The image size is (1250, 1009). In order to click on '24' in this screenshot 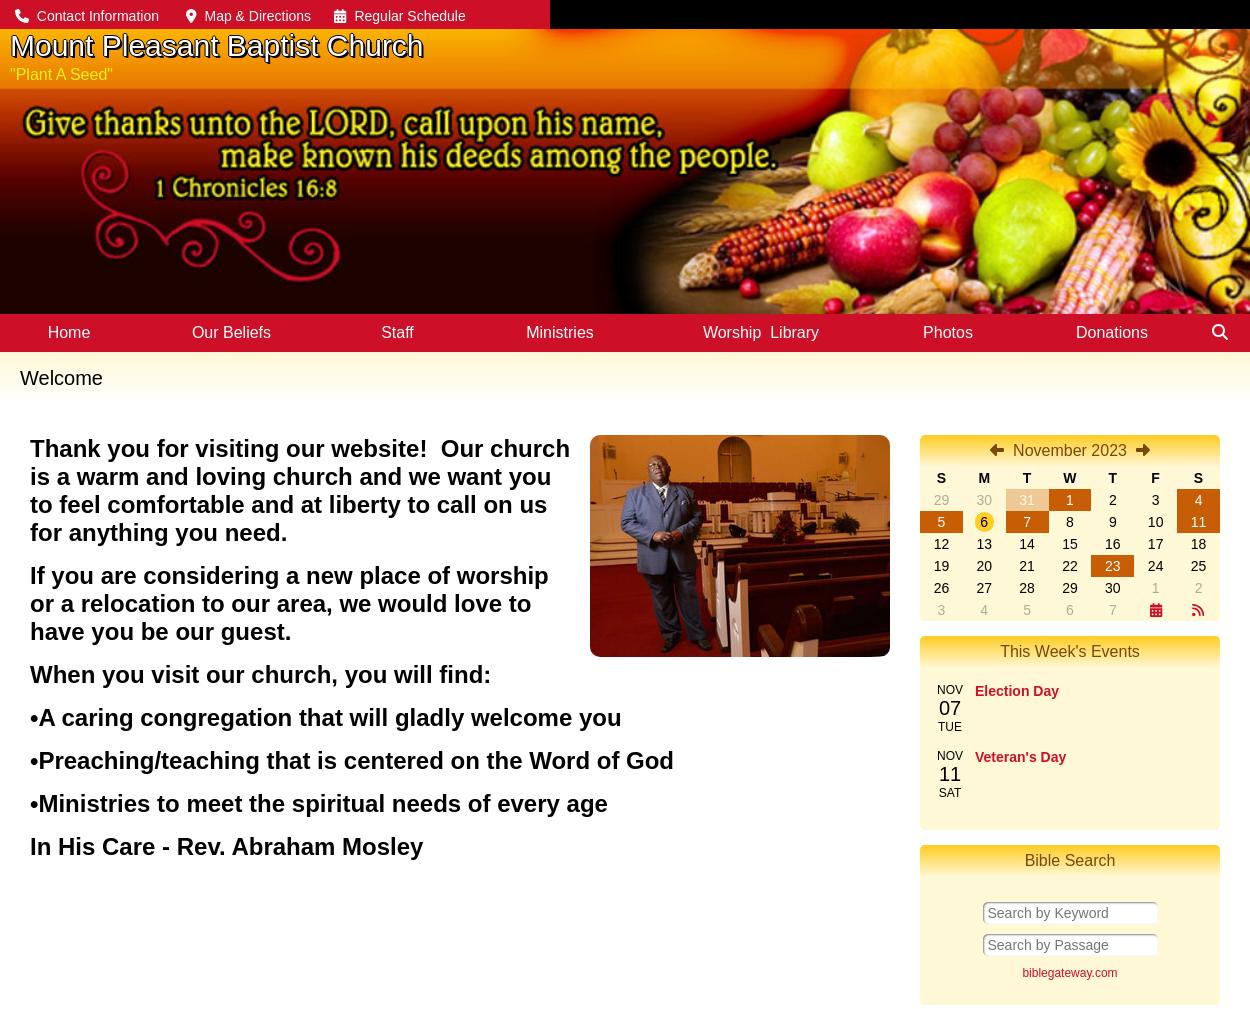, I will do `click(1155, 566)`.